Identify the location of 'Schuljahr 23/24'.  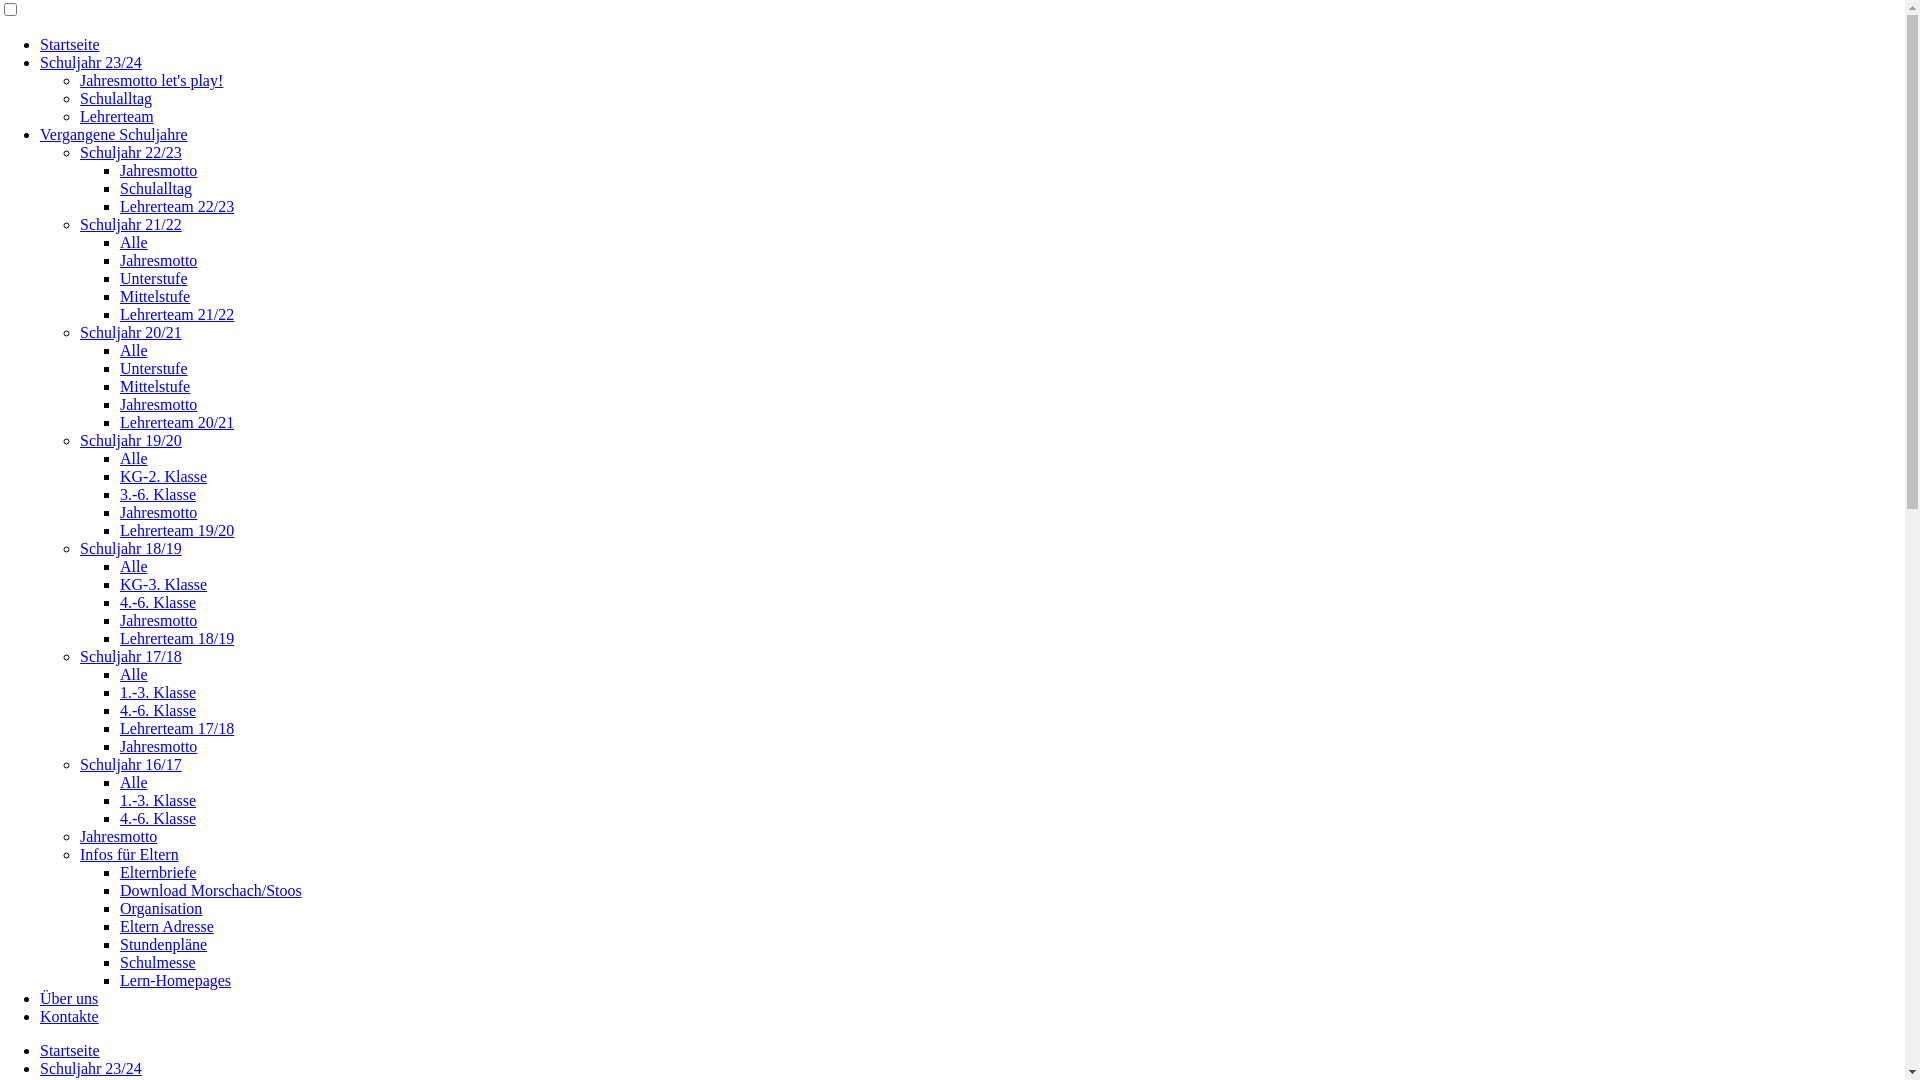
(39, 61).